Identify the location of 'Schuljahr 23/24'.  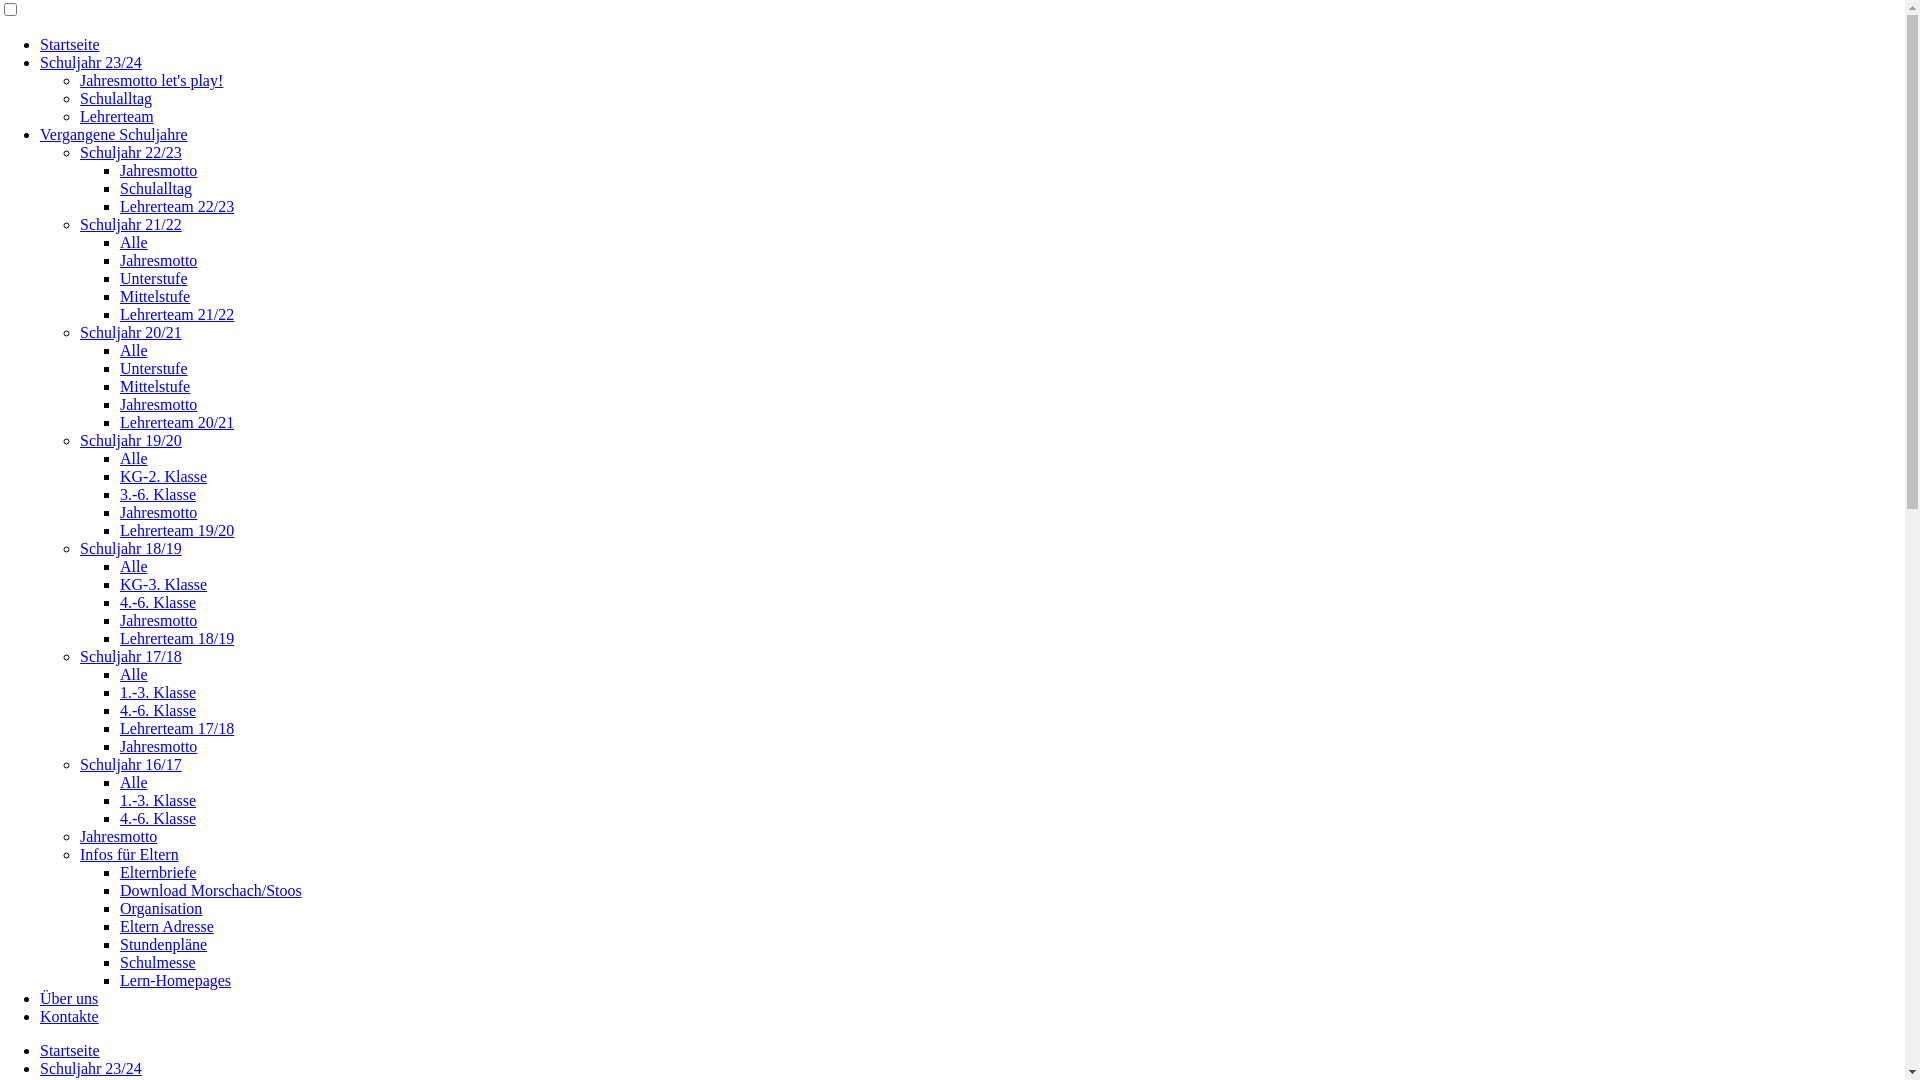
(39, 61).